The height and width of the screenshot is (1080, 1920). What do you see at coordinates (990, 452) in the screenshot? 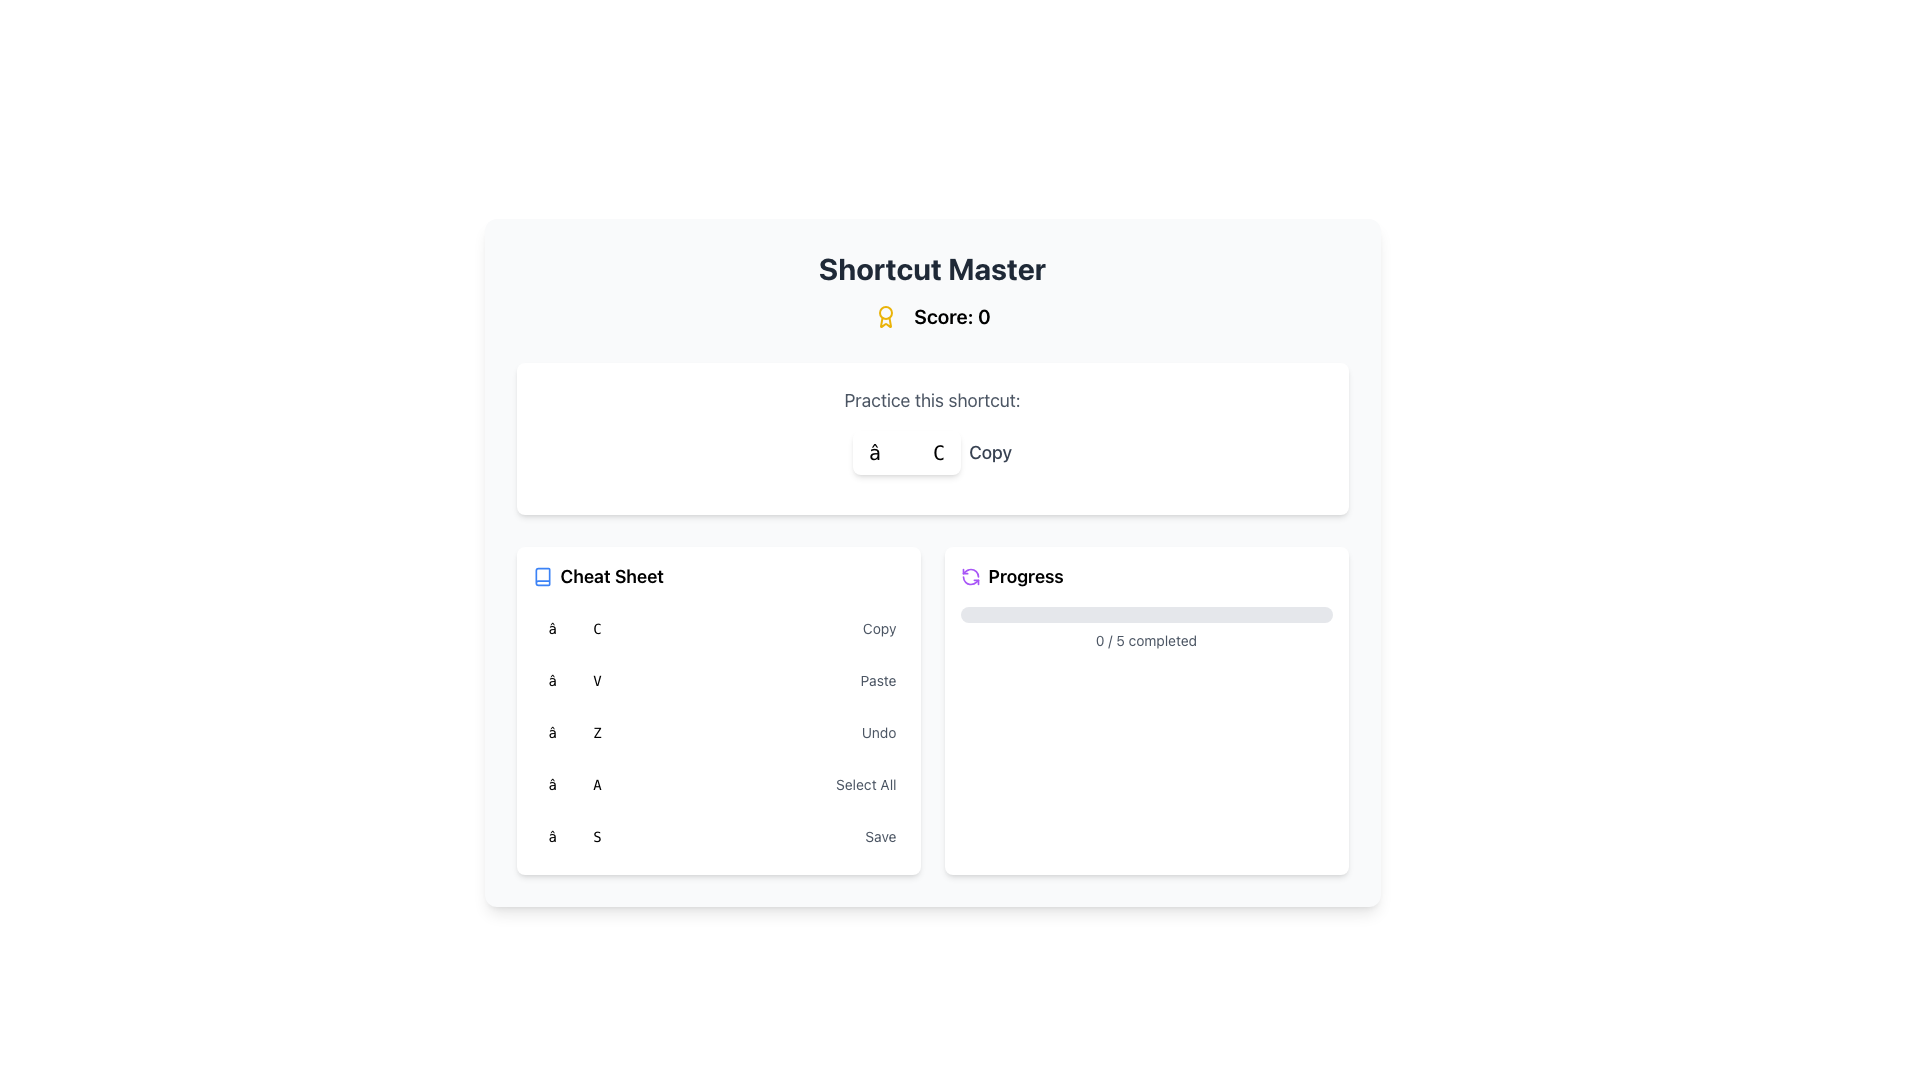
I see `the 'Copy' text label, which is gray-colored and positioned below the title 'Shortcut Master', to the right of a blue-highlighted key-like component` at bounding box center [990, 452].